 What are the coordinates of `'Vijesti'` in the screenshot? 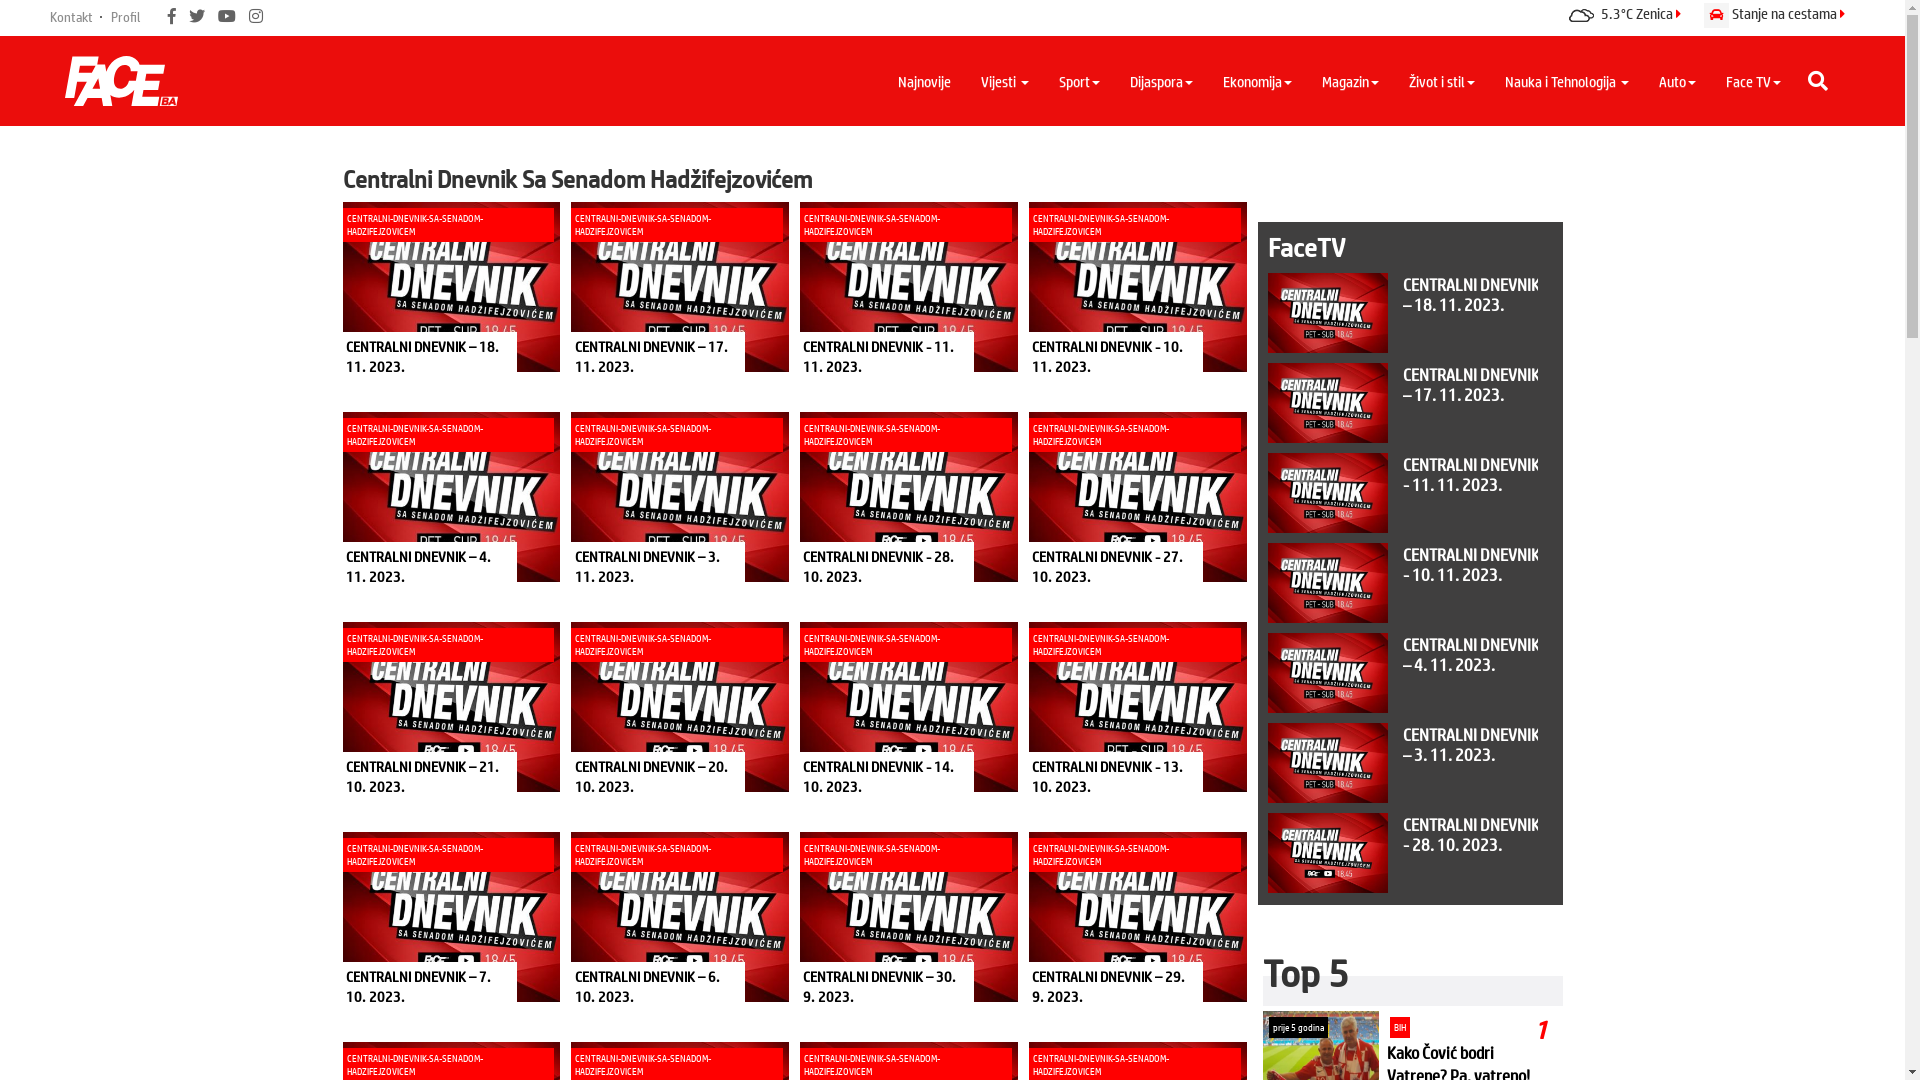 It's located at (1004, 80).